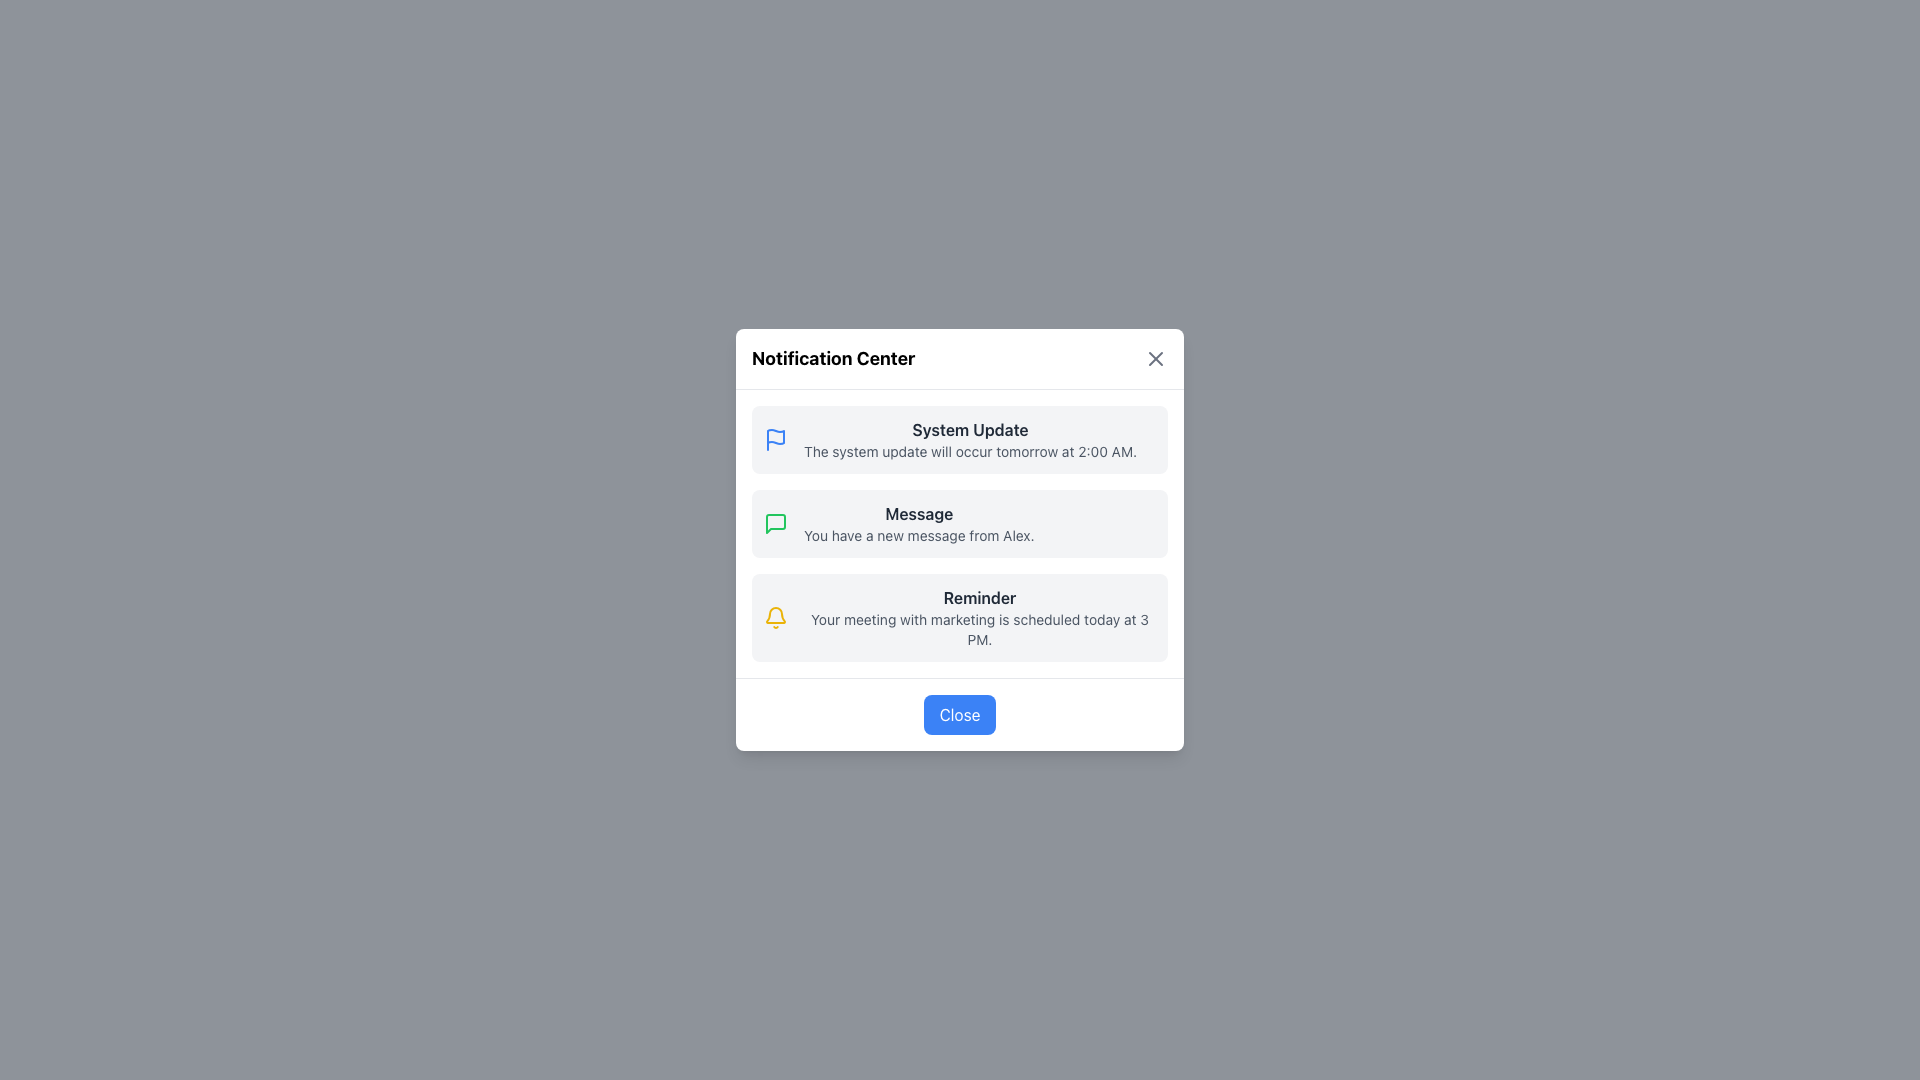 This screenshot has width=1920, height=1080. Describe the element at coordinates (960, 616) in the screenshot. I see `the third Informational Notification Card in the Notification Center` at that location.